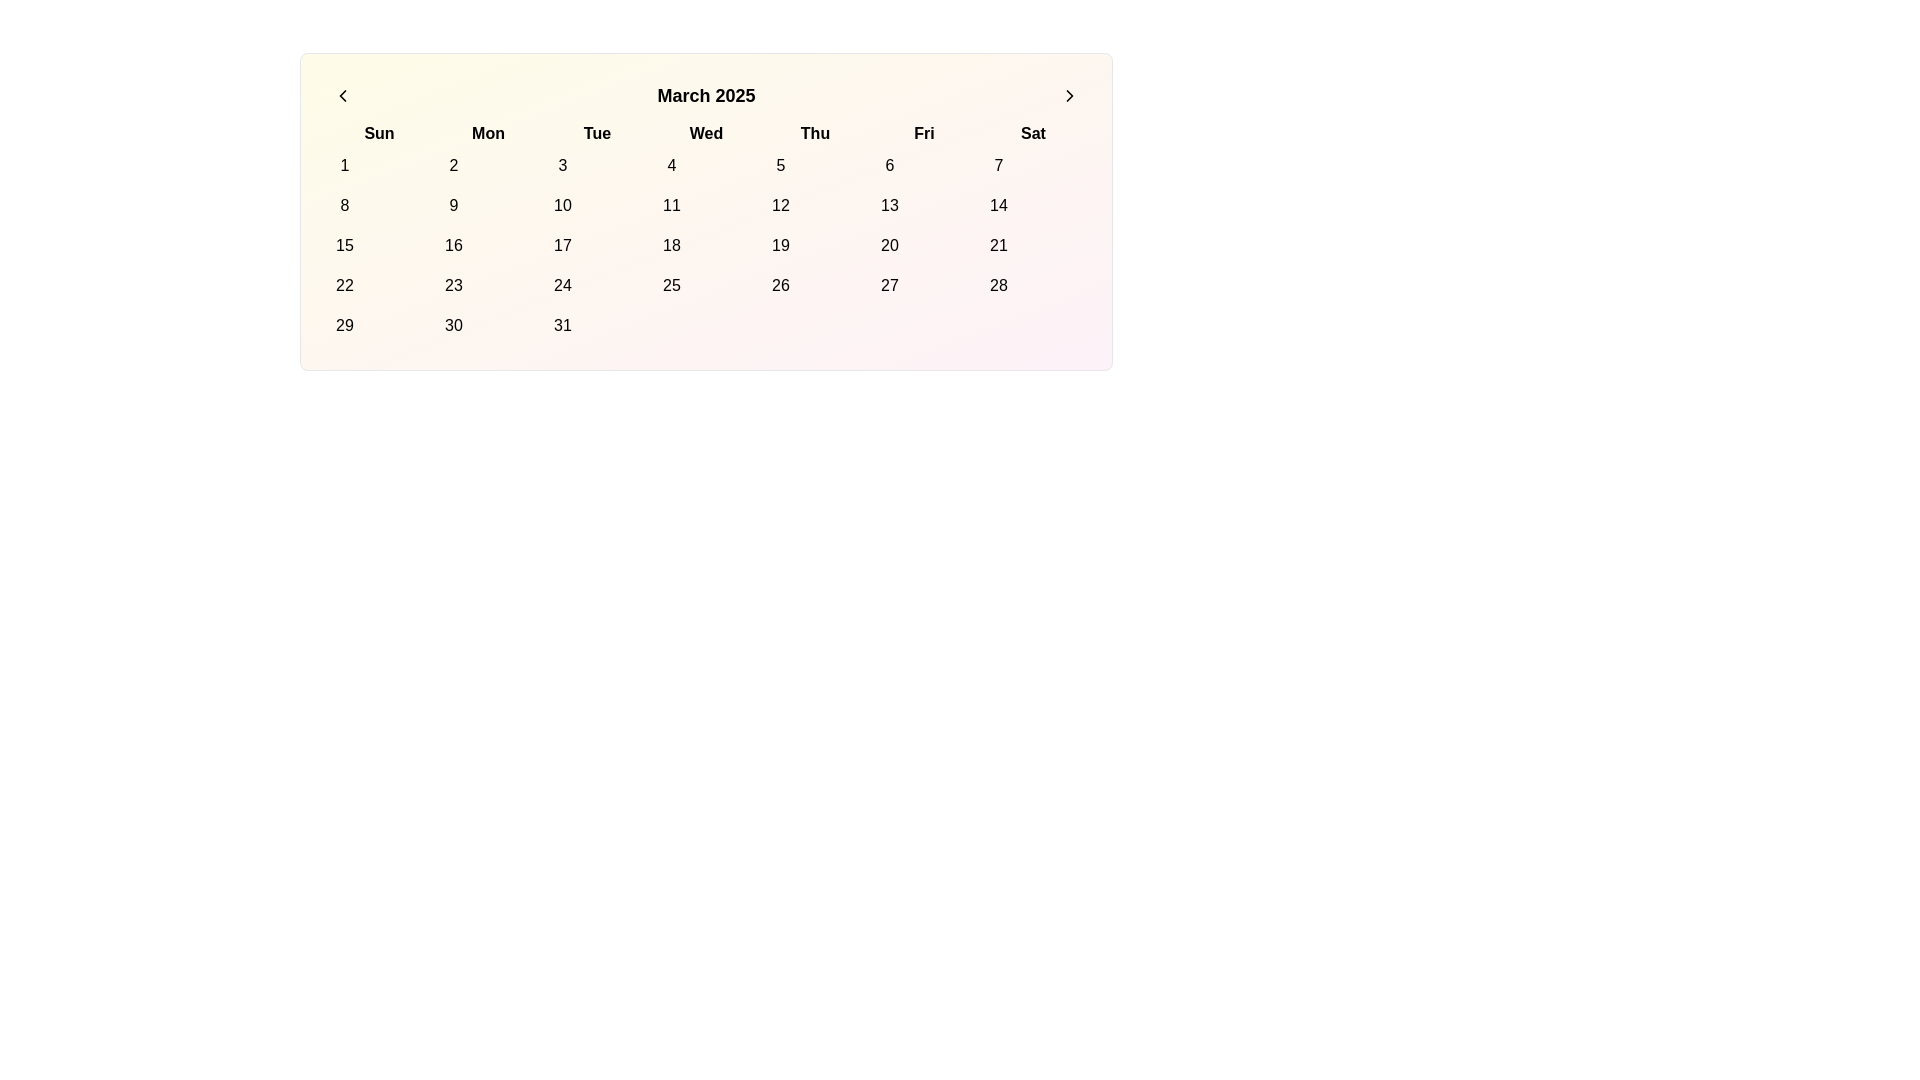  Describe the element at coordinates (453, 205) in the screenshot. I see `the circular button labeled '9' in the second row and third column of the calendar layout` at that location.